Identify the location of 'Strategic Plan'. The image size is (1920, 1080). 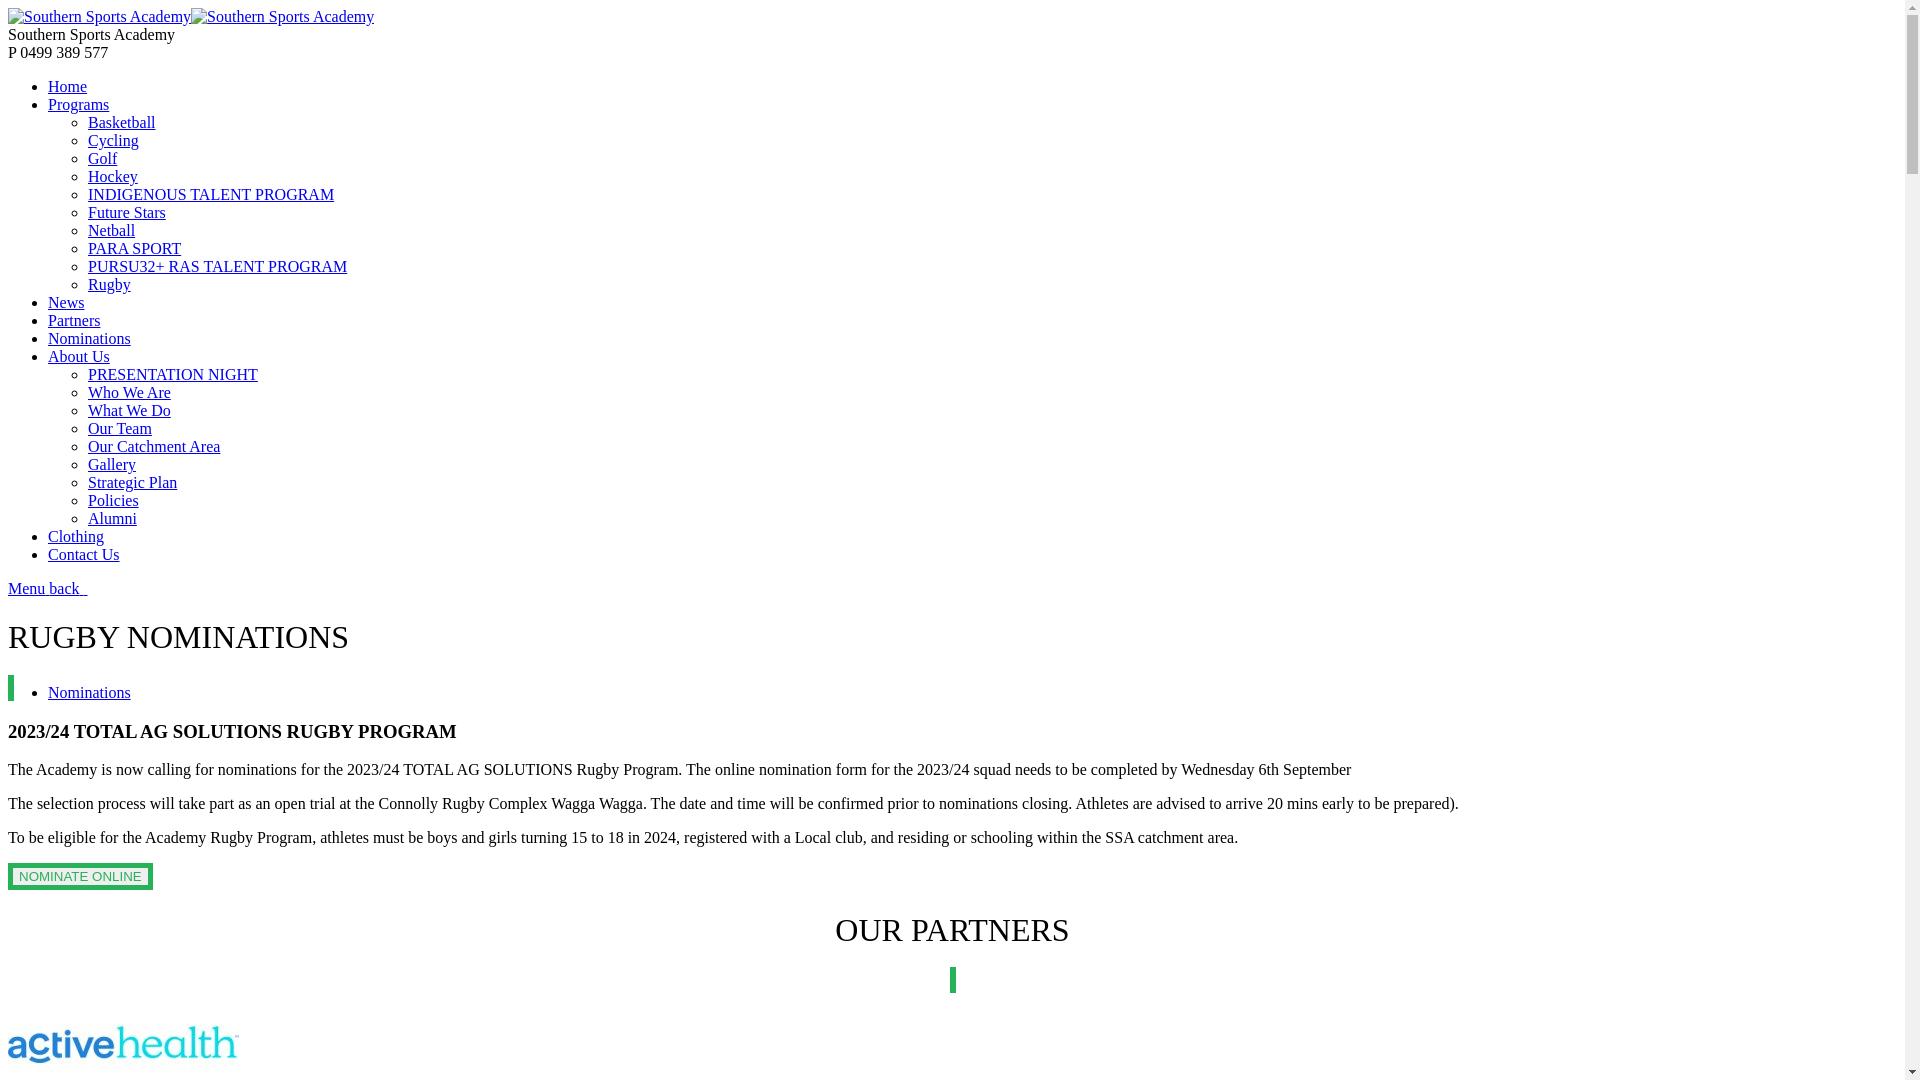
(86, 482).